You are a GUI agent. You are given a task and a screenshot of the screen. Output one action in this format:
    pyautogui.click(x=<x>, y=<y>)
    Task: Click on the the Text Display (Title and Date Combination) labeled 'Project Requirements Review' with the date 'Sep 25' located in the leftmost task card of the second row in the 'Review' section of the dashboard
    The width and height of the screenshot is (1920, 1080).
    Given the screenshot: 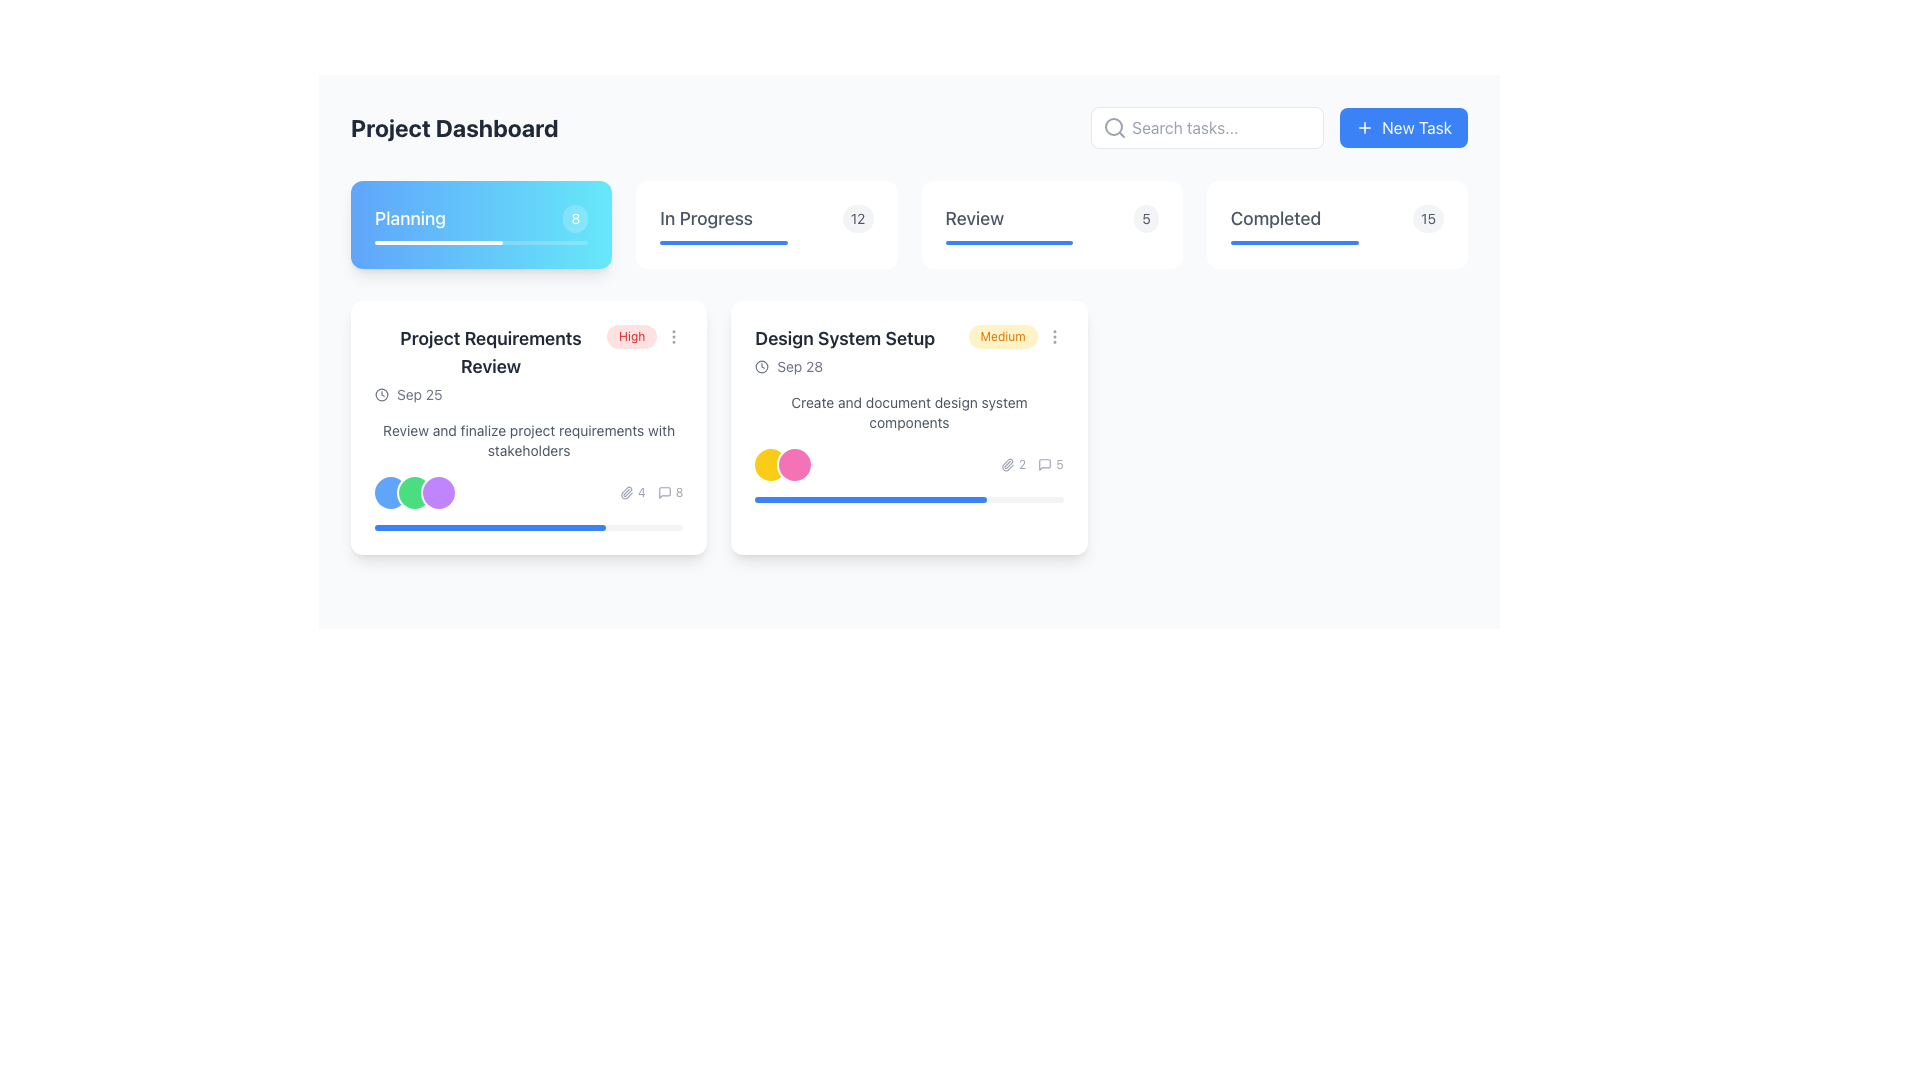 What is the action you would take?
    pyautogui.click(x=491, y=365)
    